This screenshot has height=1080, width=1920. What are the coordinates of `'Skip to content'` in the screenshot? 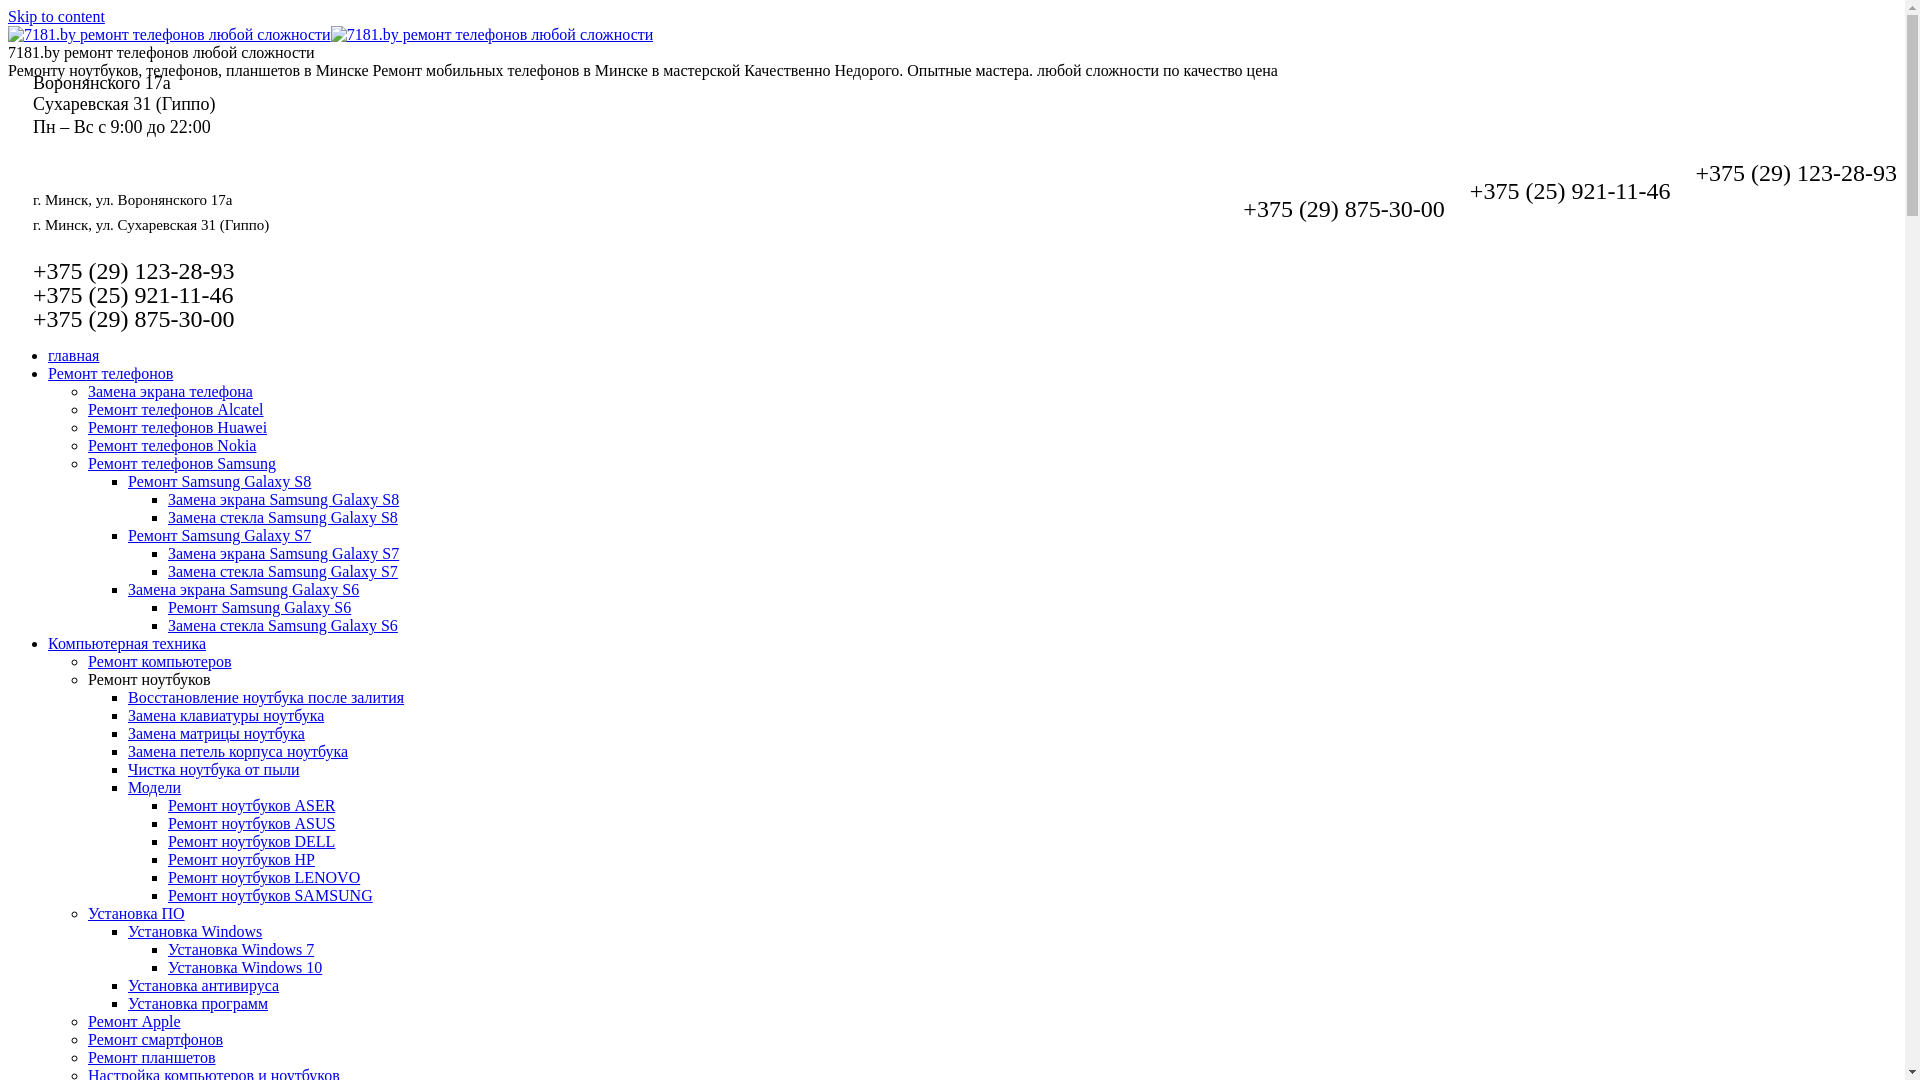 It's located at (56, 16).